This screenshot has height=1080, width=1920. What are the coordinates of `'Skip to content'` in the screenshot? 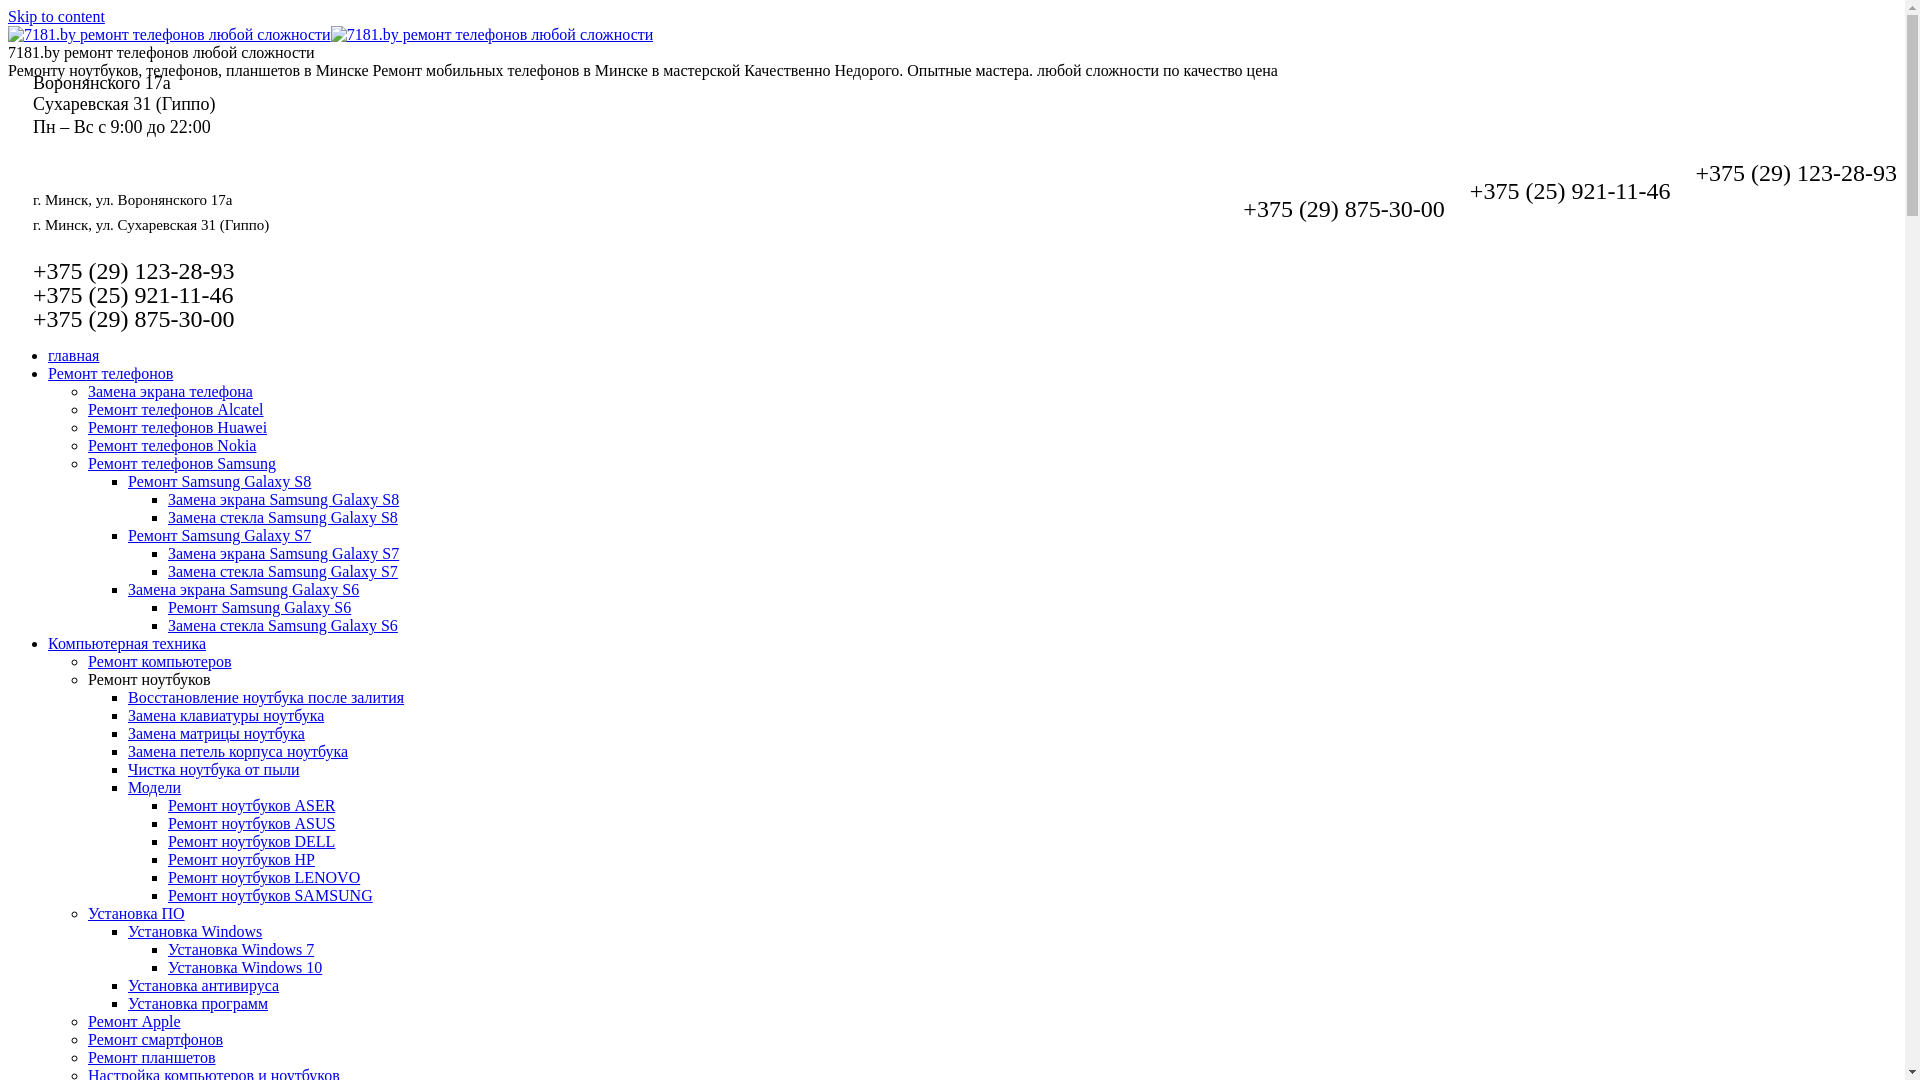 It's located at (56, 16).